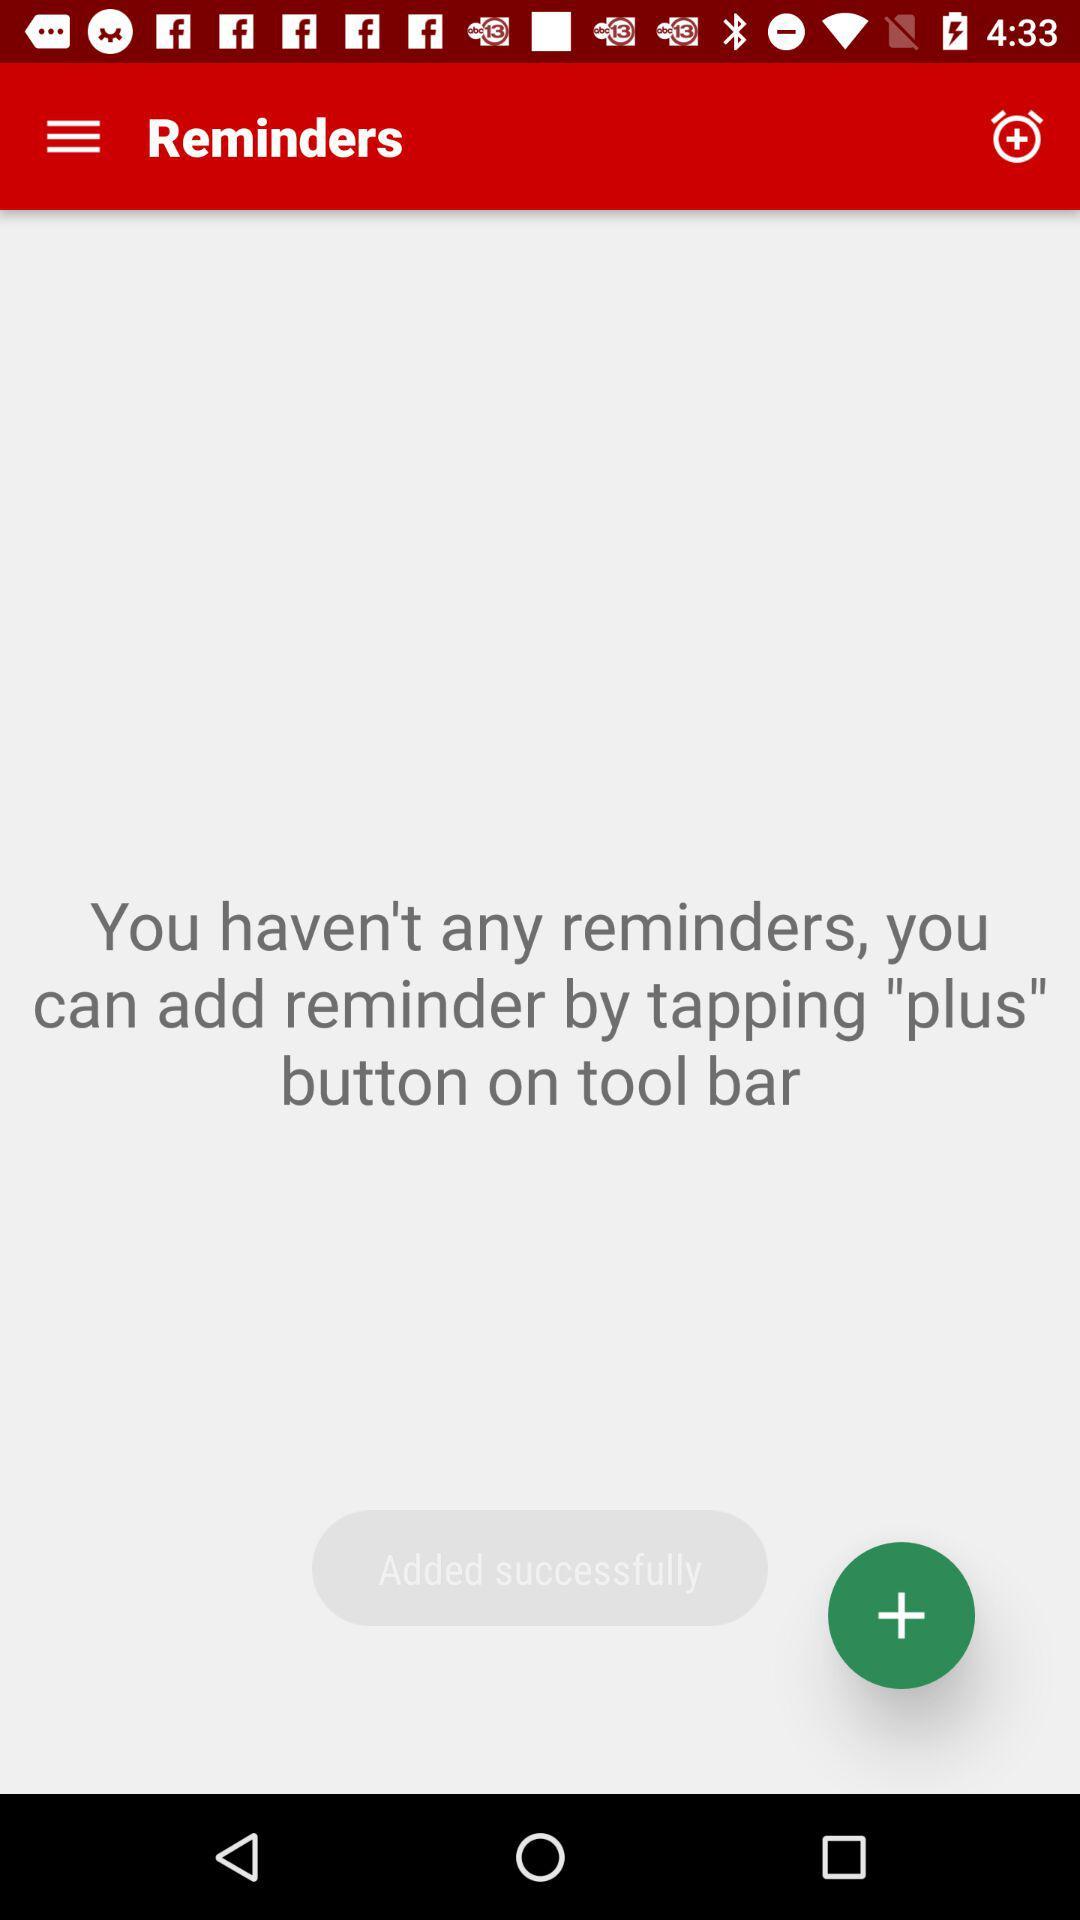 The image size is (1080, 1920). Describe the element at coordinates (1017, 135) in the screenshot. I see `the item next to reminders item` at that location.